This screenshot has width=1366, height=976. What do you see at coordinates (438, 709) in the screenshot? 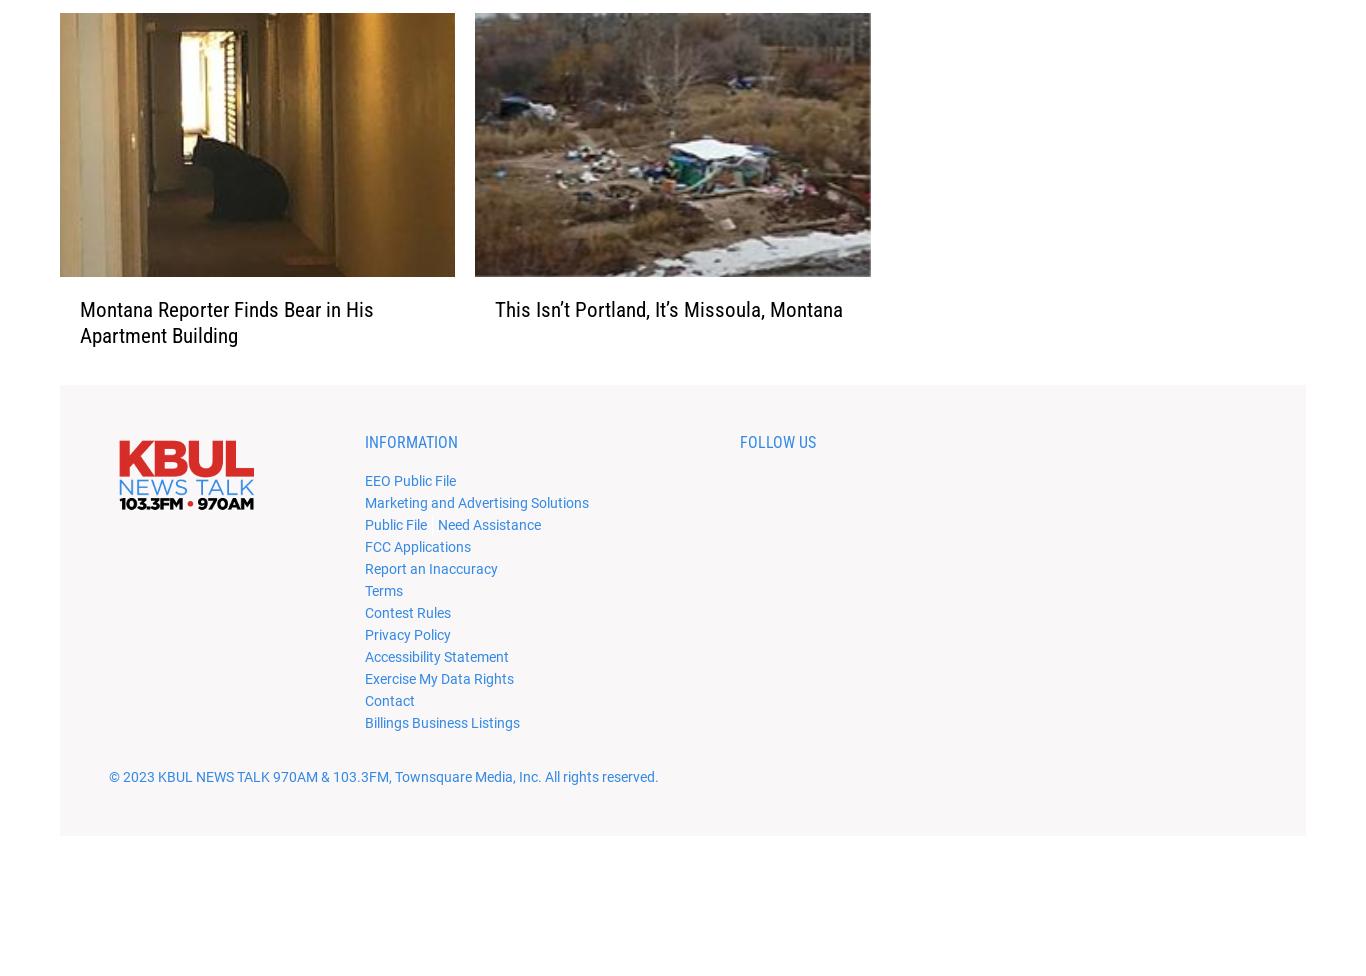
I see `'Exercise My Data Rights'` at bounding box center [438, 709].